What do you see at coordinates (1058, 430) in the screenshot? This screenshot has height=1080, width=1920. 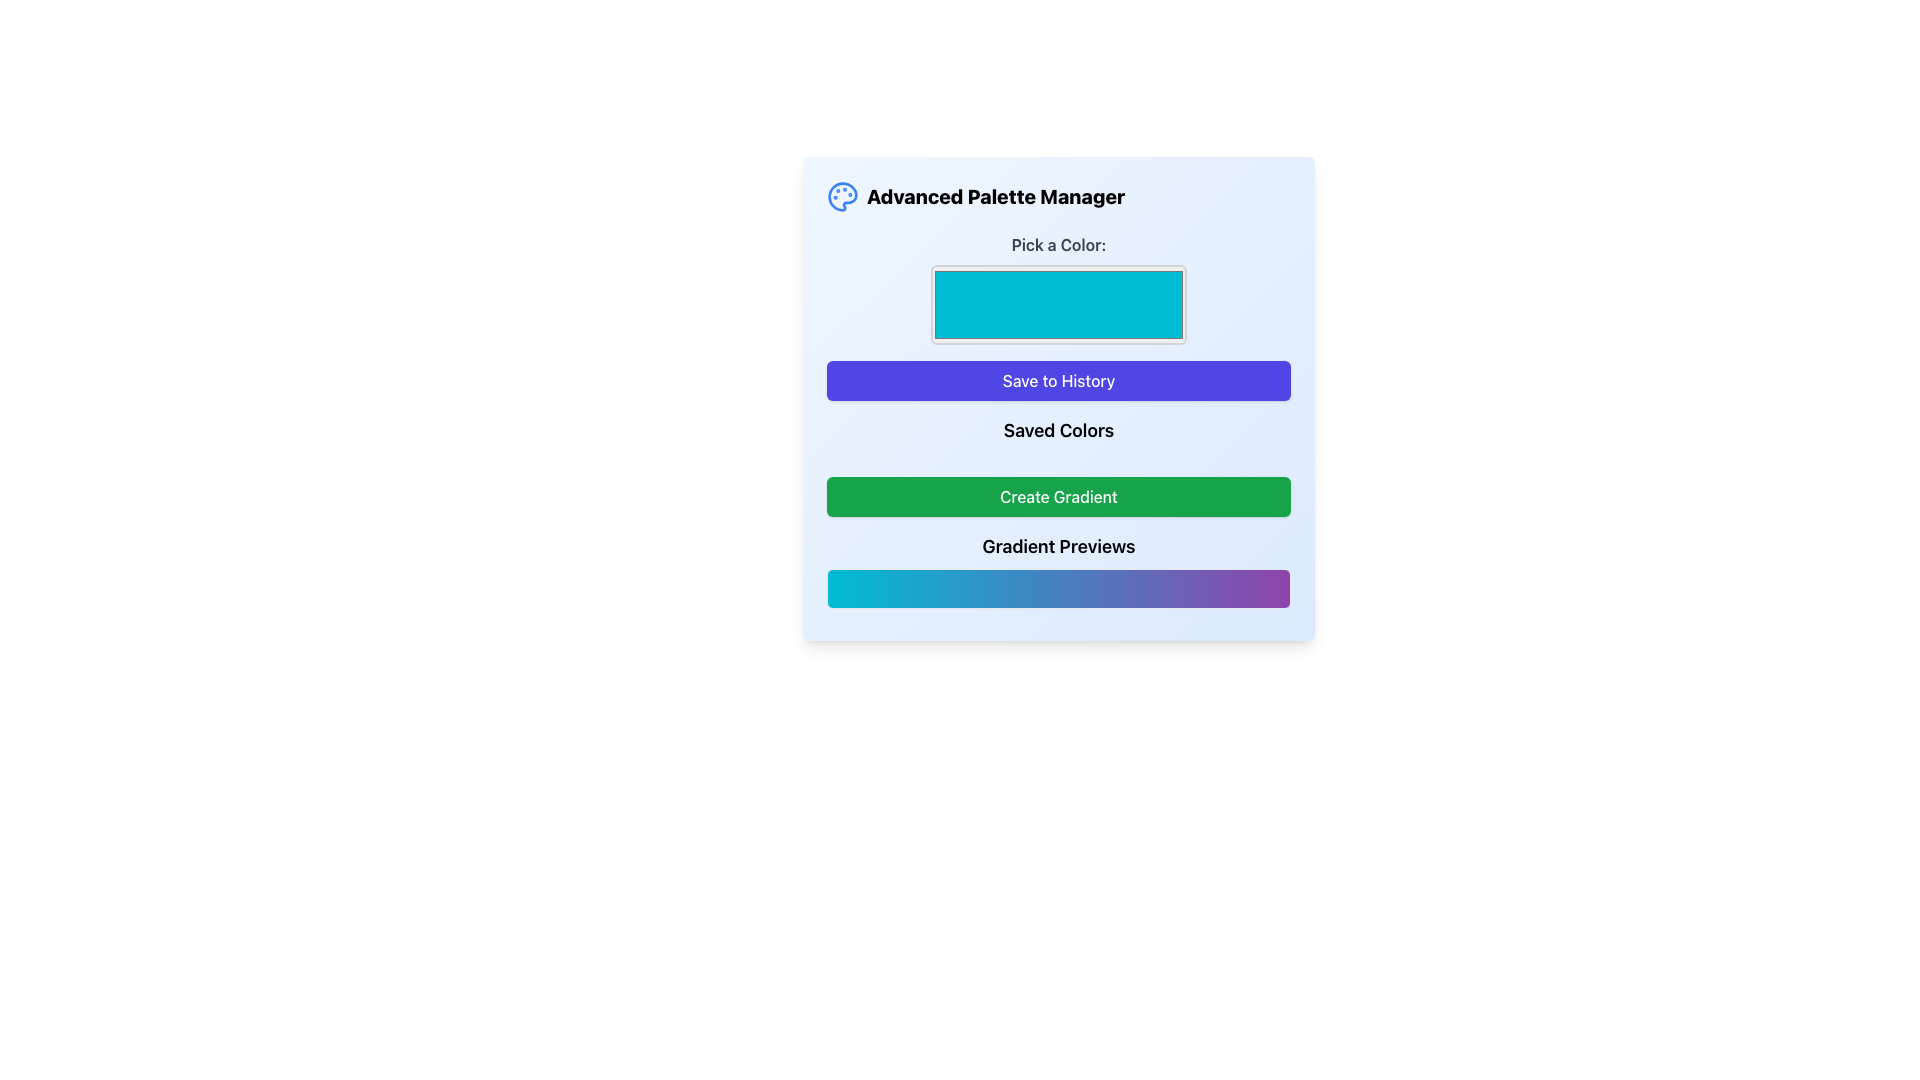 I see `the text label that serves as a section title indicating the purpose of the following section related to colors saved by the user, positioned below the 'Save to History' button and above the 'Create Gradient' button` at bounding box center [1058, 430].